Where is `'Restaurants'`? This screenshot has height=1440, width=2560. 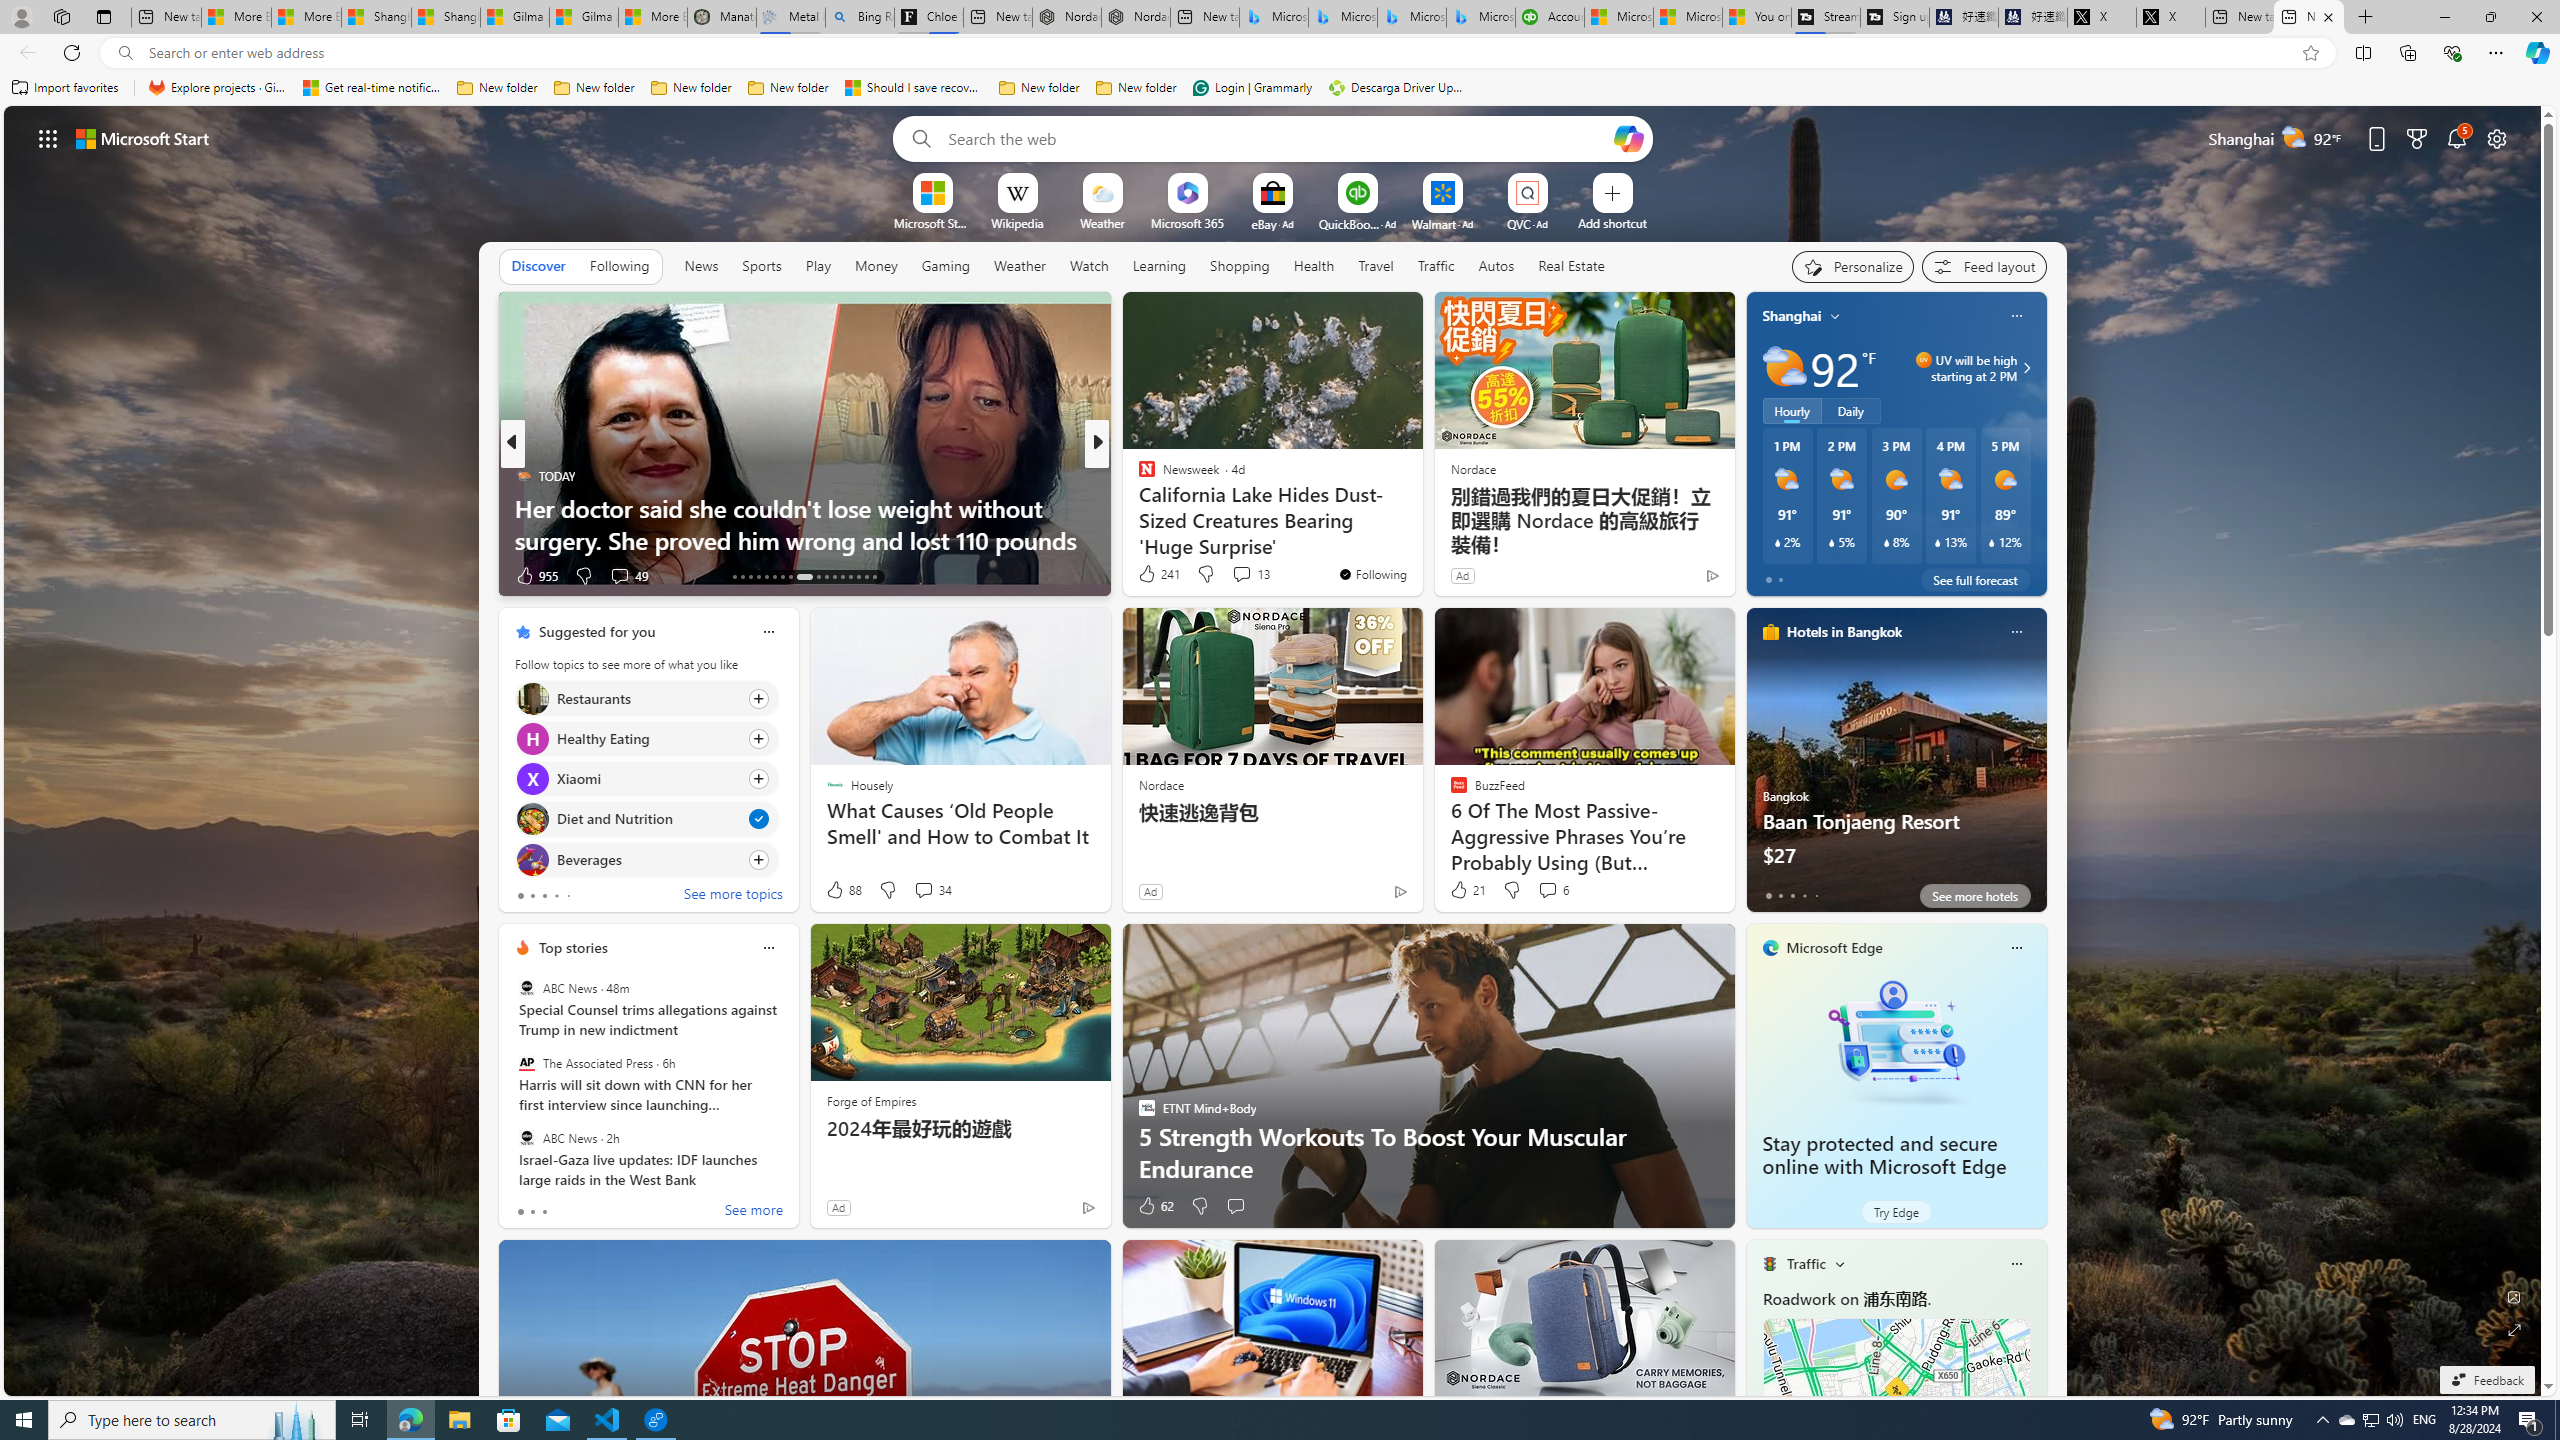
'Restaurants' is located at coordinates (531, 698).